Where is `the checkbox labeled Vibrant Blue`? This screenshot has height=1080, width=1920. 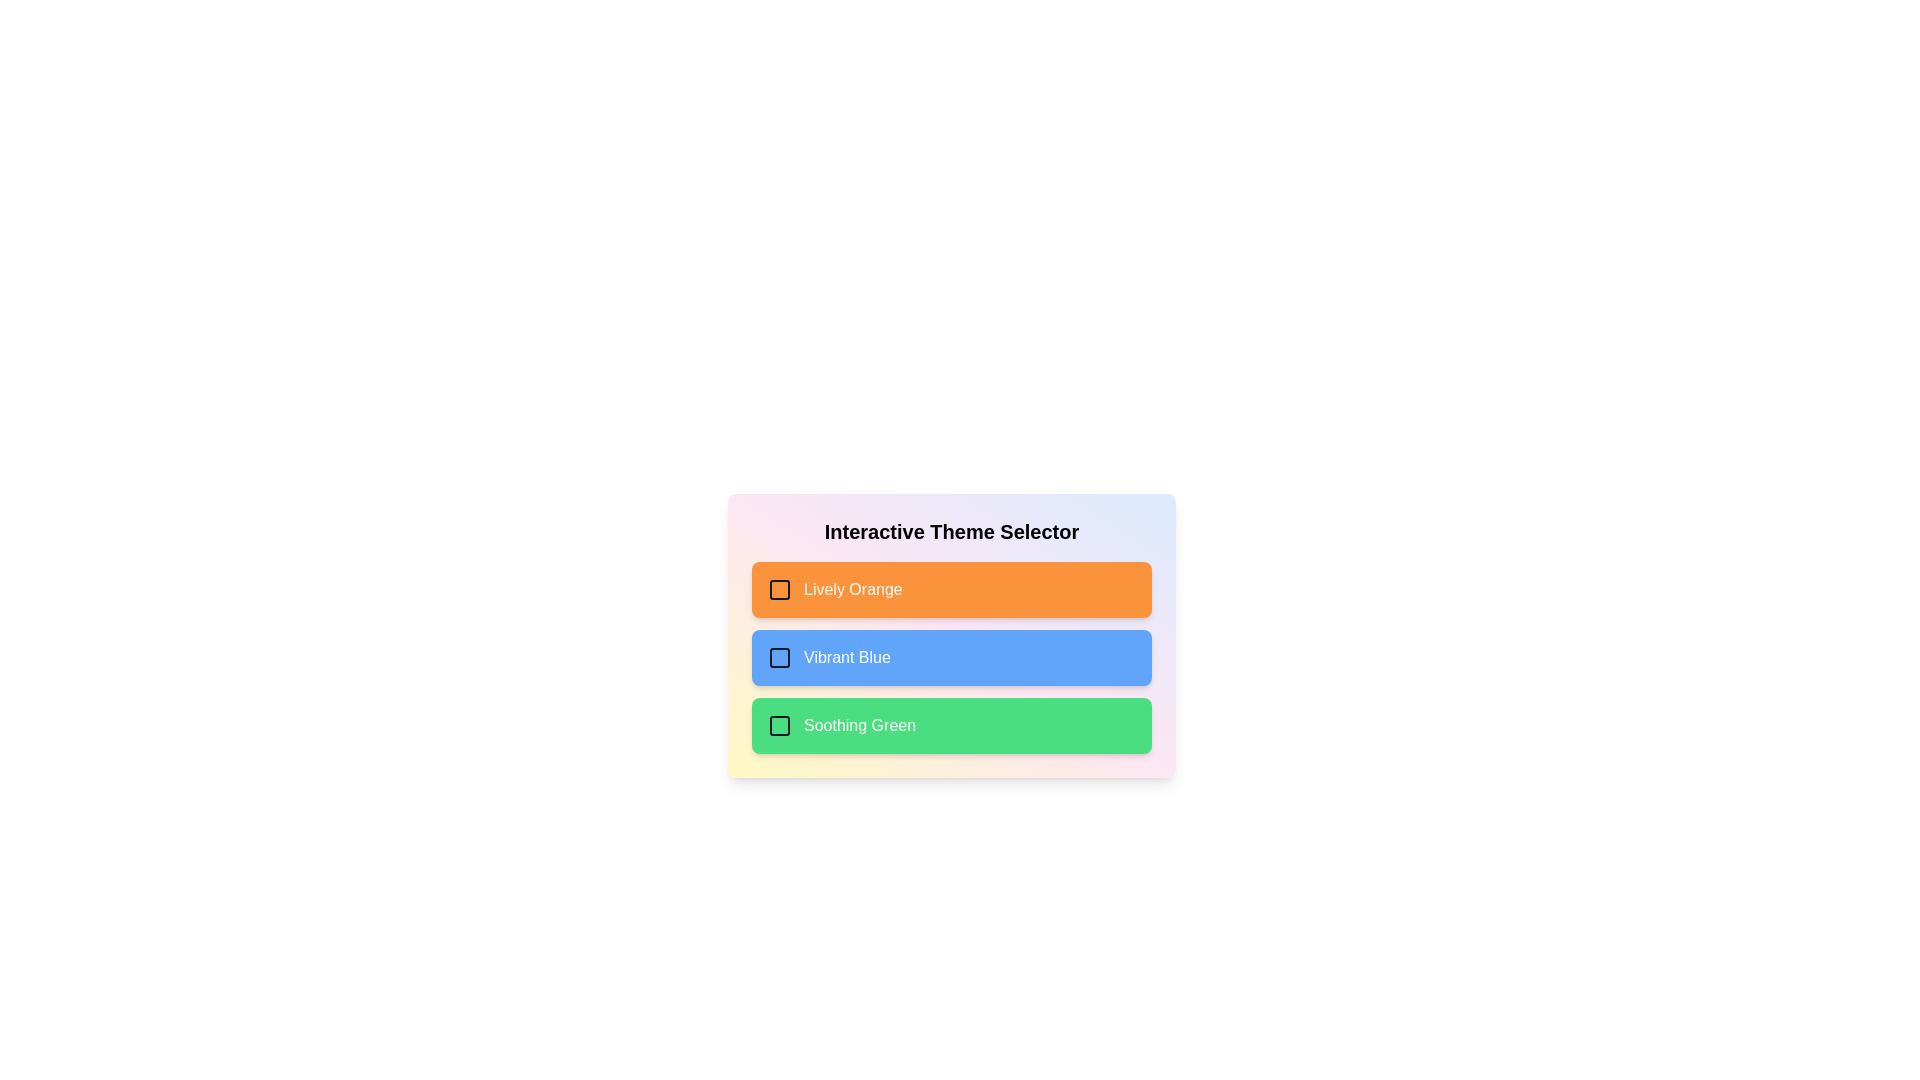 the checkbox labeled Vibrant Blue is located at coordinates (778, 658).